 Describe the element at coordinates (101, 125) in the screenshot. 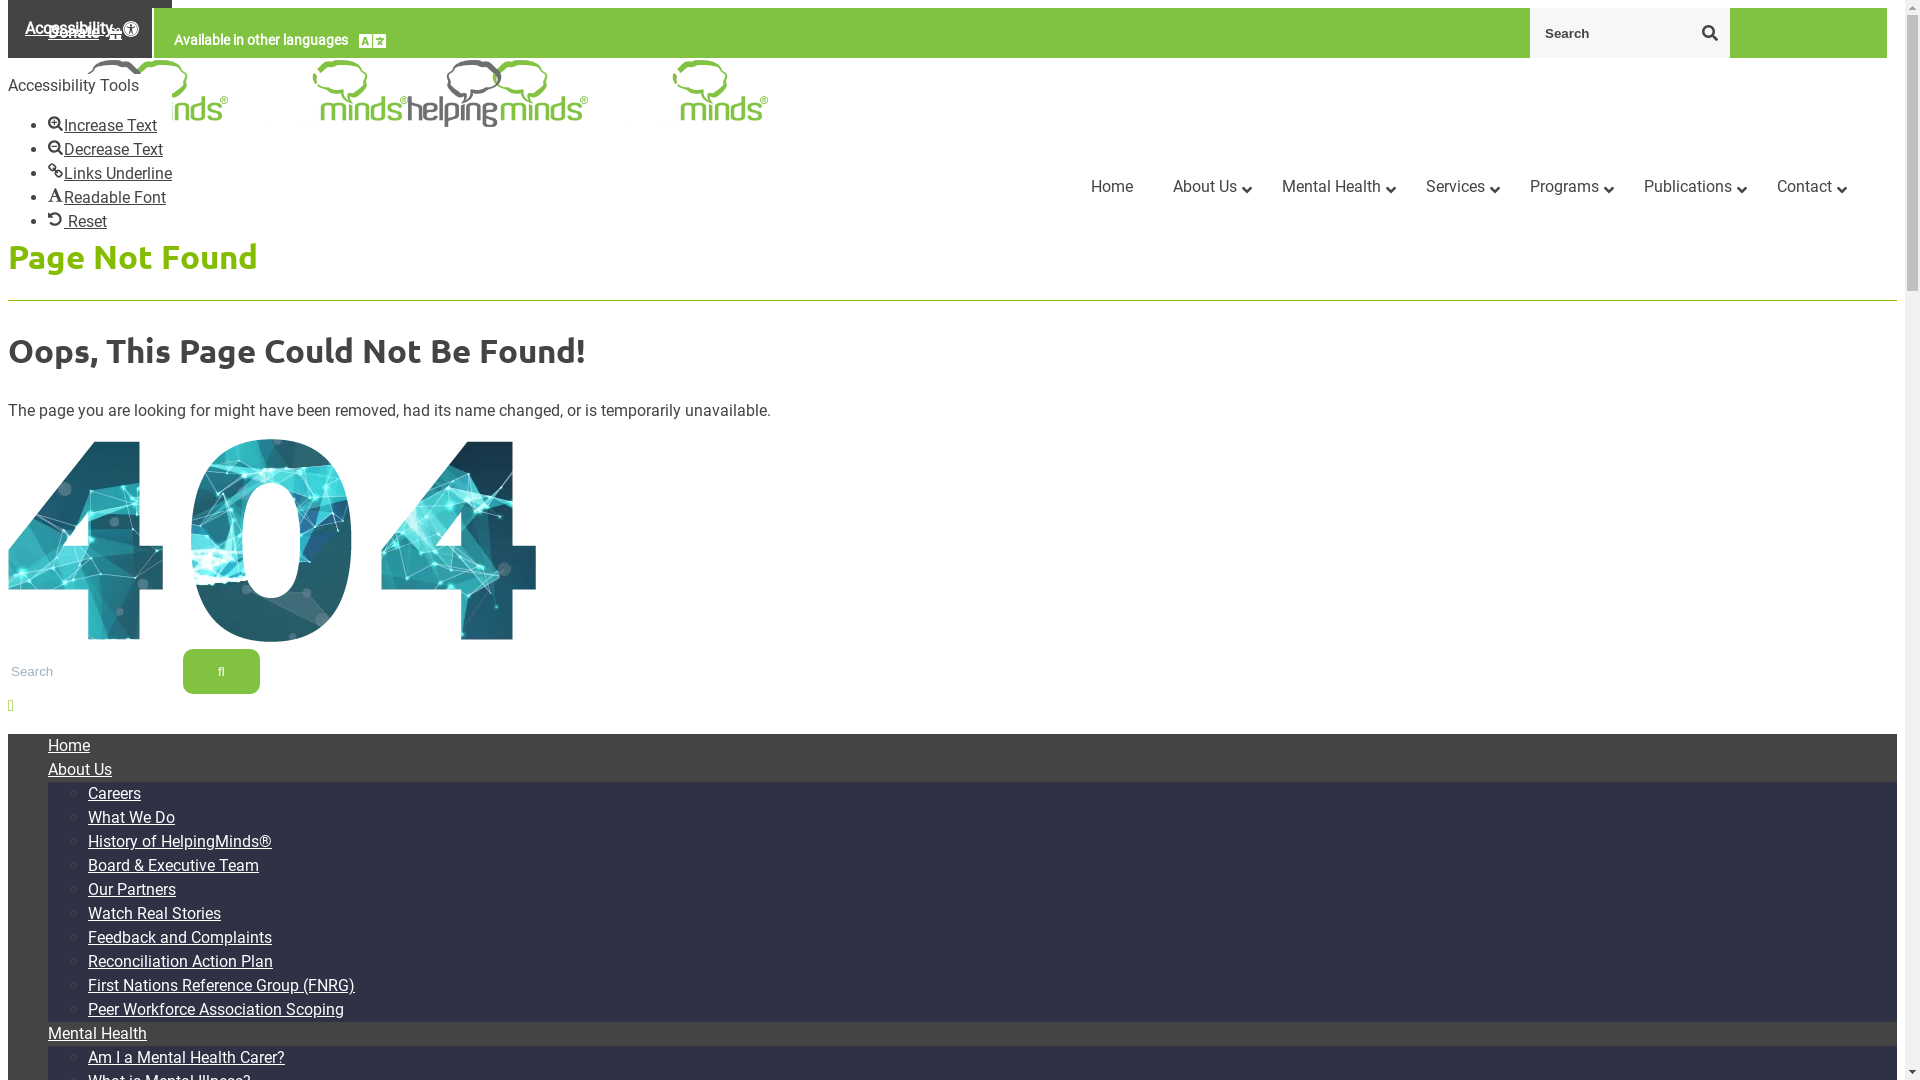

I see `'Increase TextIncrease Text'` at that location.